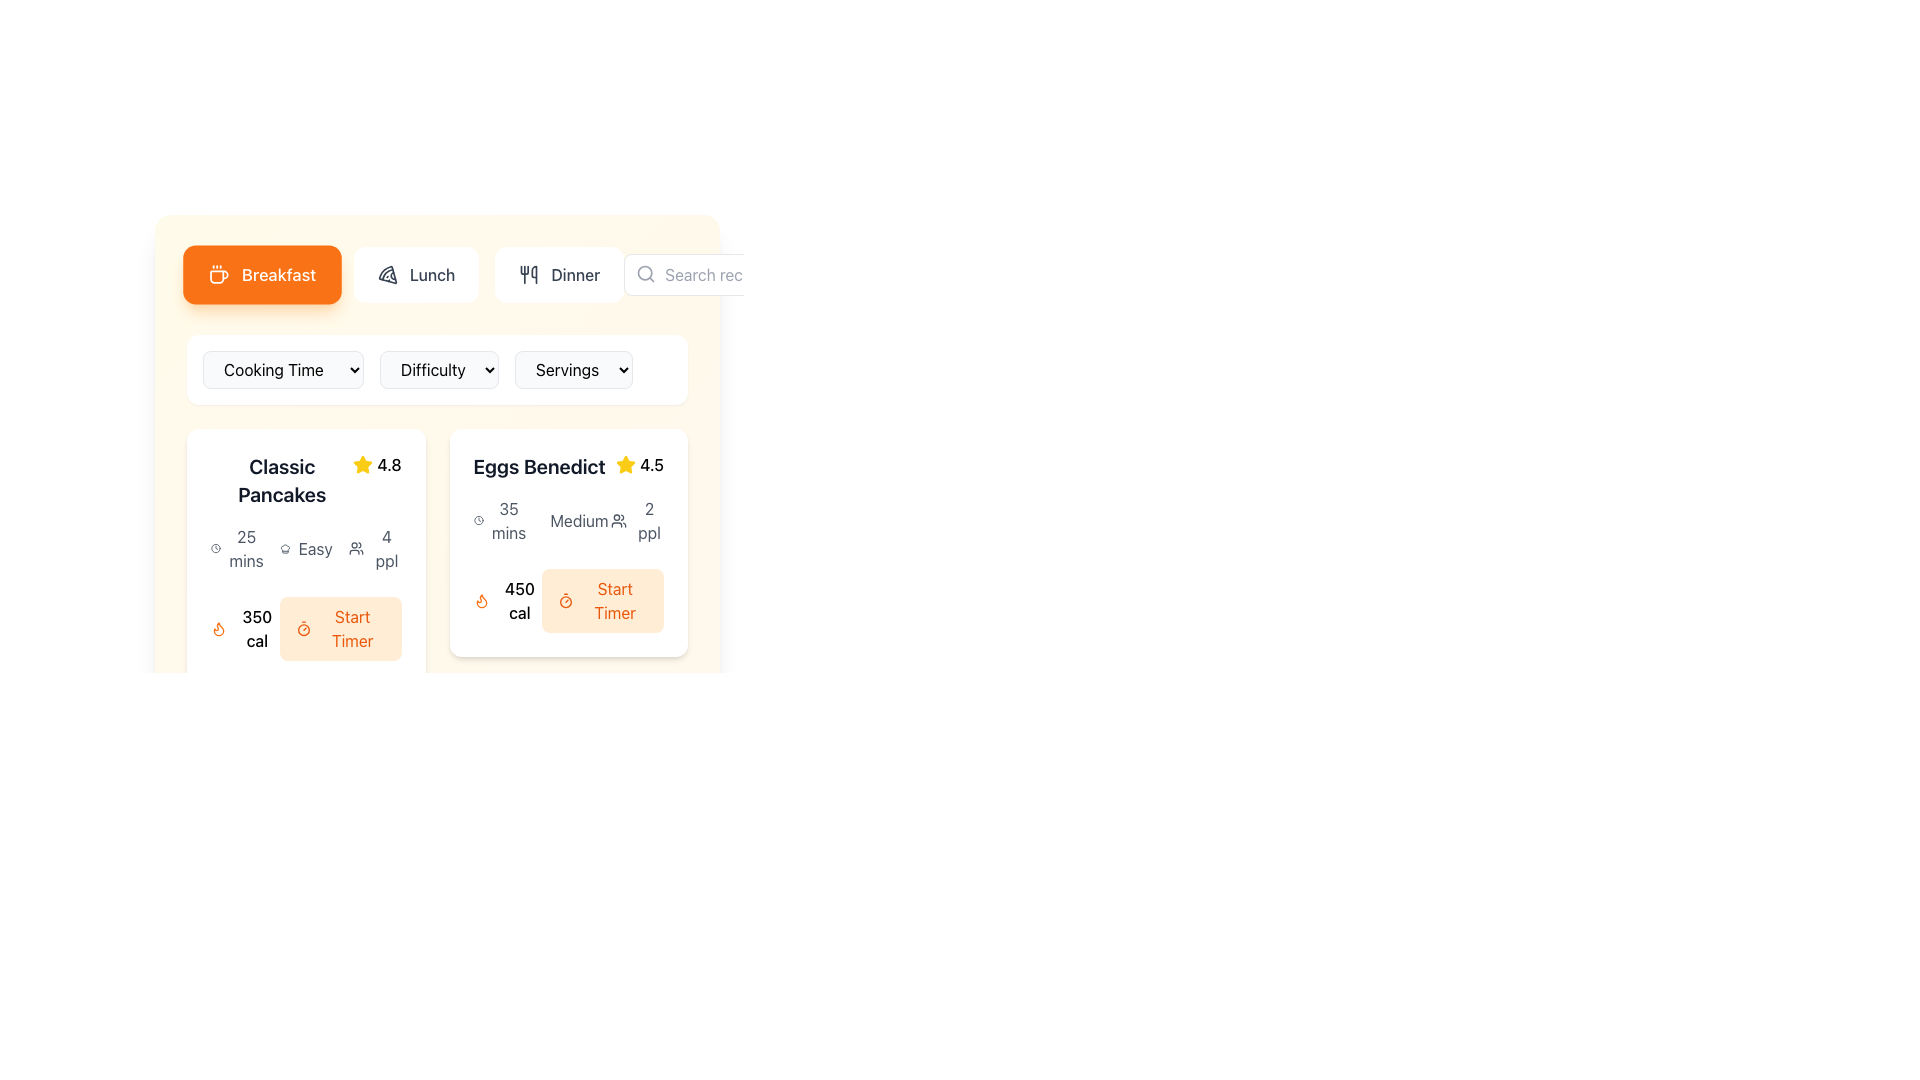 The width and height of the screenshot is (1920, 1080). What do you see at coordinates (477, 800) in the screenshot?
I see `the rounded clock icon, which symbolizes time and is located adjacent to the text '20 mins' in the recipe interface for 'Classic Pancakes'` at bounding box center [477, 800].